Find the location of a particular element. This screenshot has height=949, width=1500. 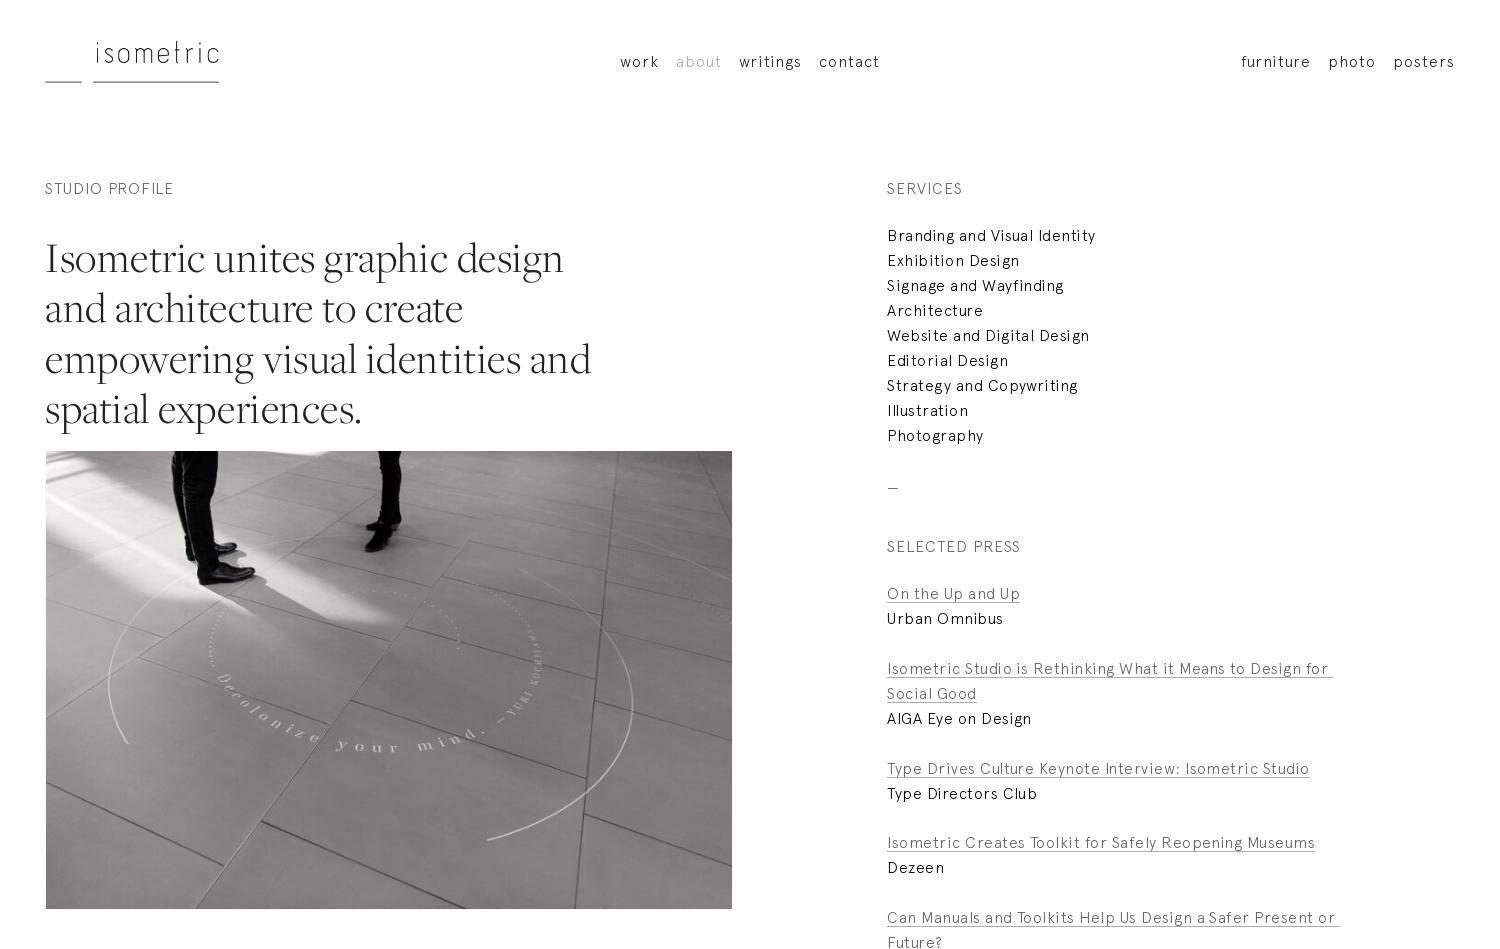

'SELECTED PRESS' is located at coordinates (886, 544).